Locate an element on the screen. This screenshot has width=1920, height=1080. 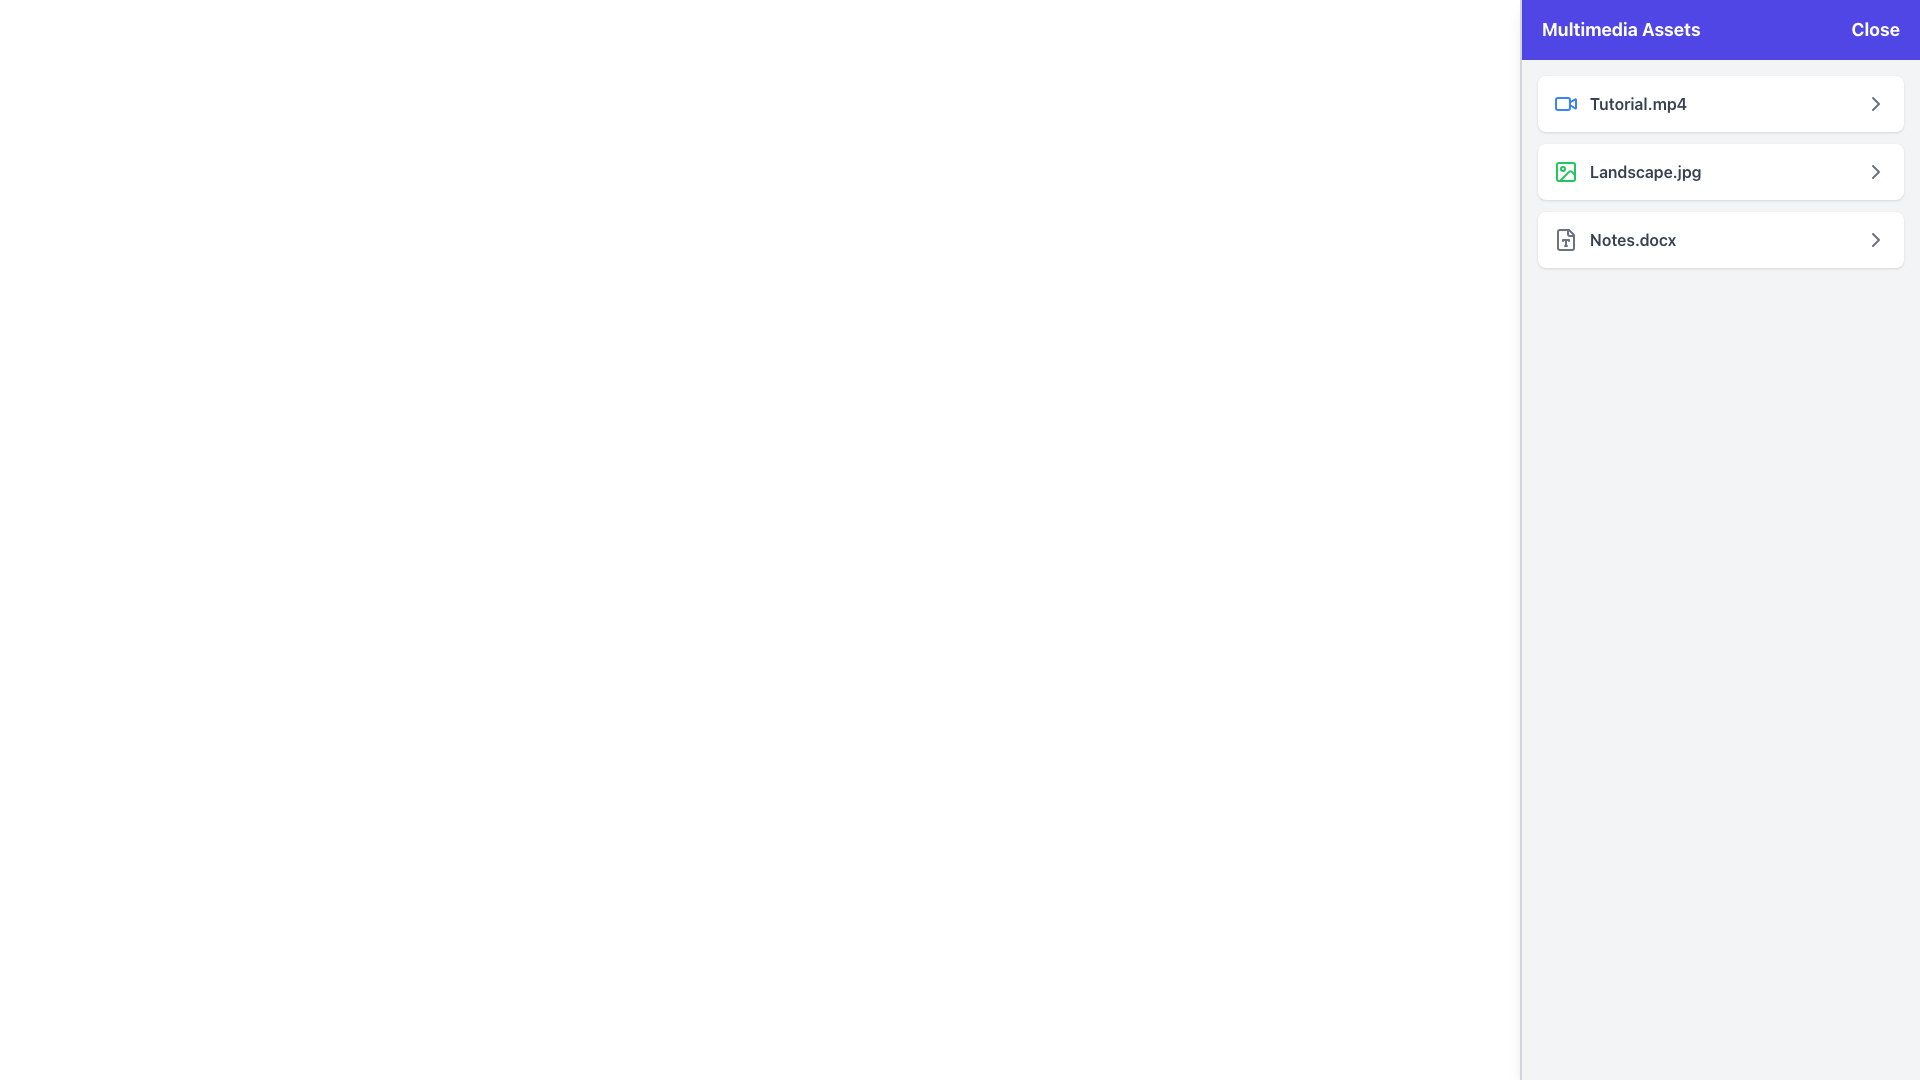
the green square with rounded corners located within the image icon to the left of the 'Landscape.jpg' text label in the 'Multimedia Assets' panel is located at coordinates (1564, 171).